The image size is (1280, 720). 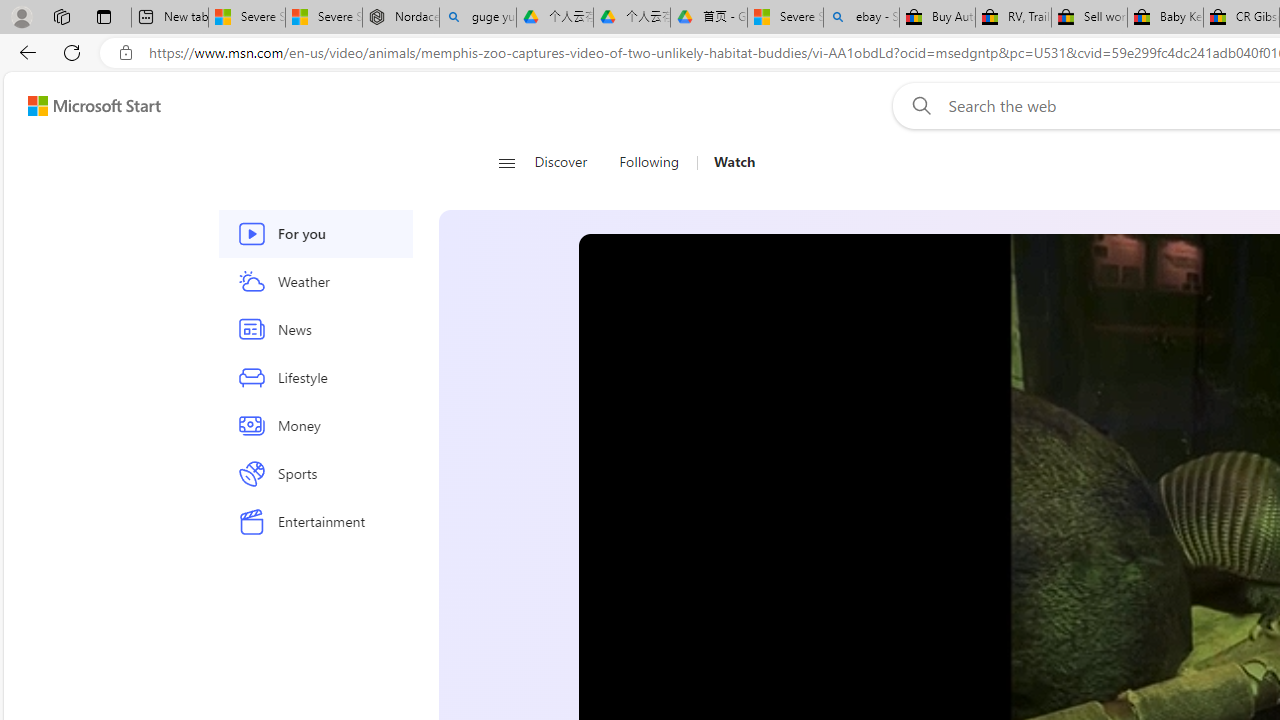 What do you see at coordinates (506, 162) in the screenshot?
I see `'Class: button-glyph'` at bounding box center [506, 162].